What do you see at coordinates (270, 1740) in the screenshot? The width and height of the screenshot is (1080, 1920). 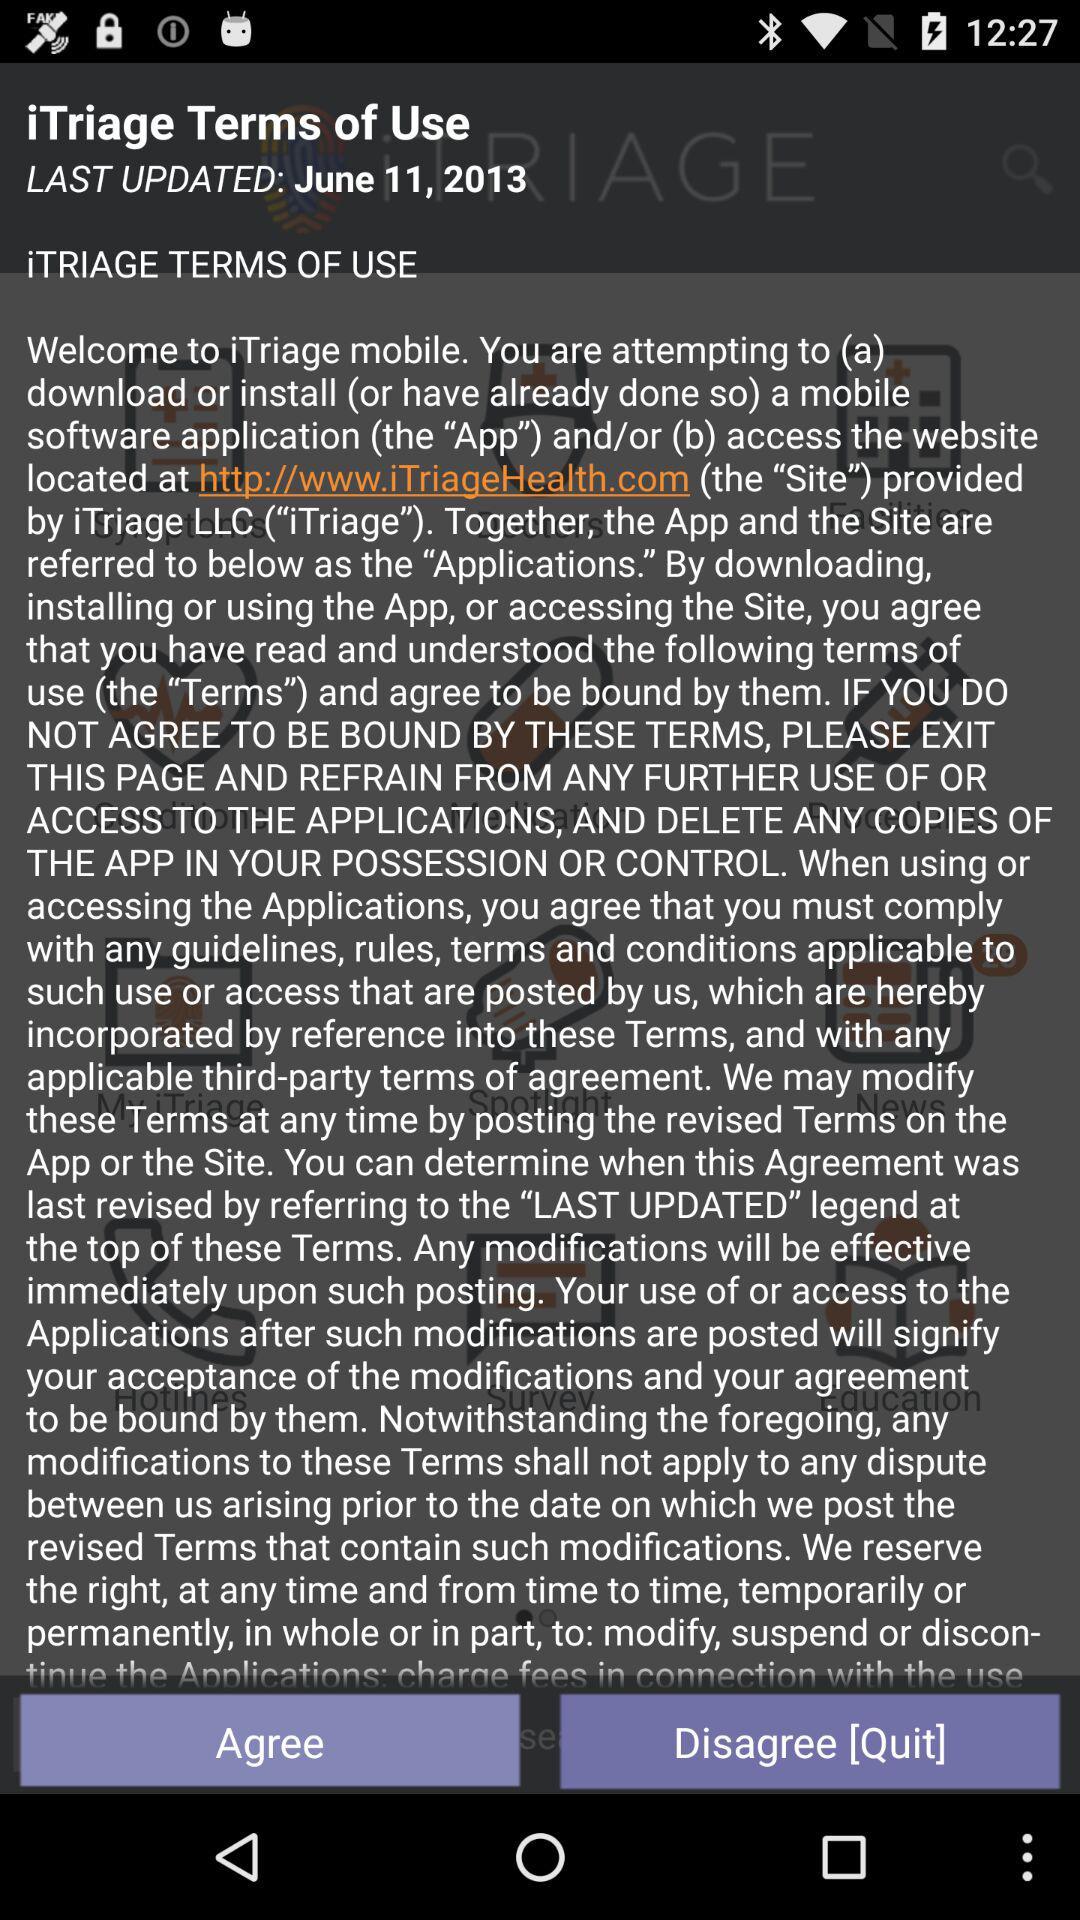 I see `the item below the last updated june icon` at bounding box center [270, 1740].